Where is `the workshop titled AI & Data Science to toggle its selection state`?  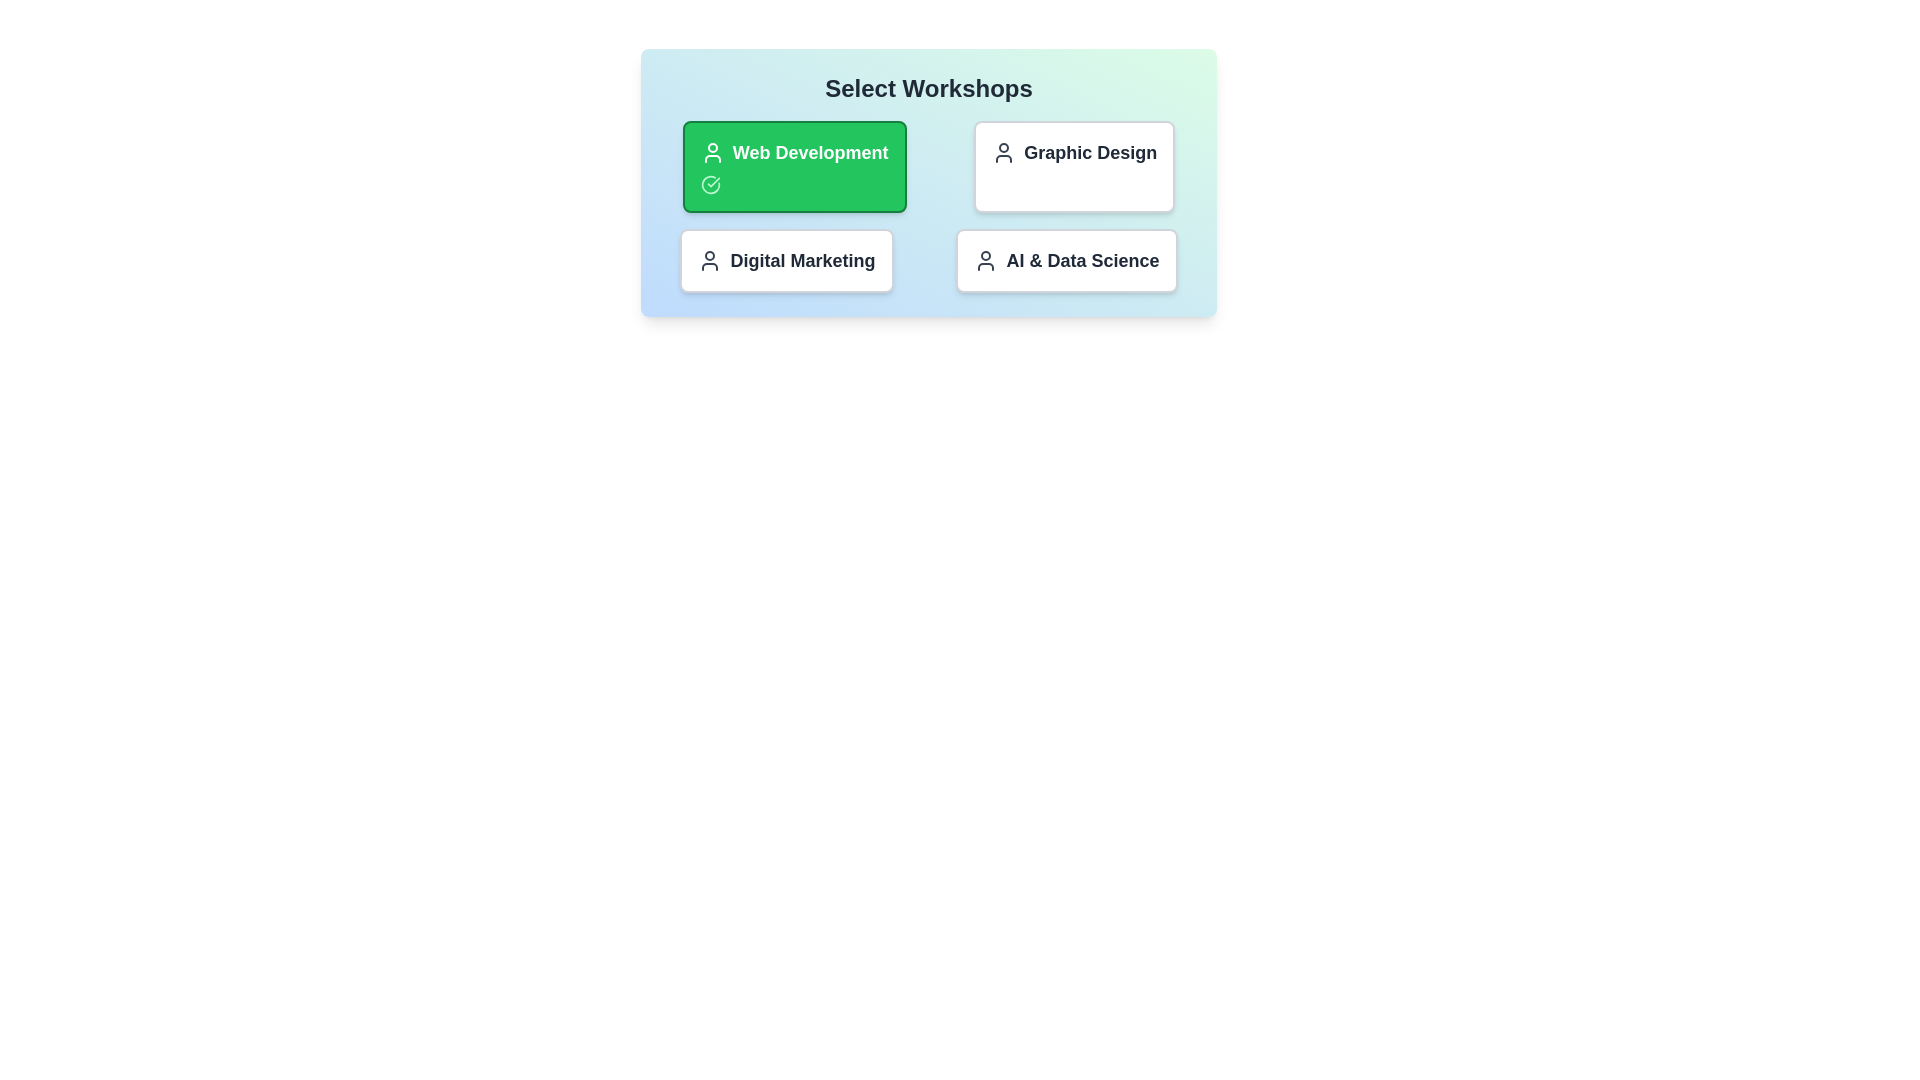
the workshop titled AI & Data Science to toggle its selection state is located at coordinates (1065, 260).